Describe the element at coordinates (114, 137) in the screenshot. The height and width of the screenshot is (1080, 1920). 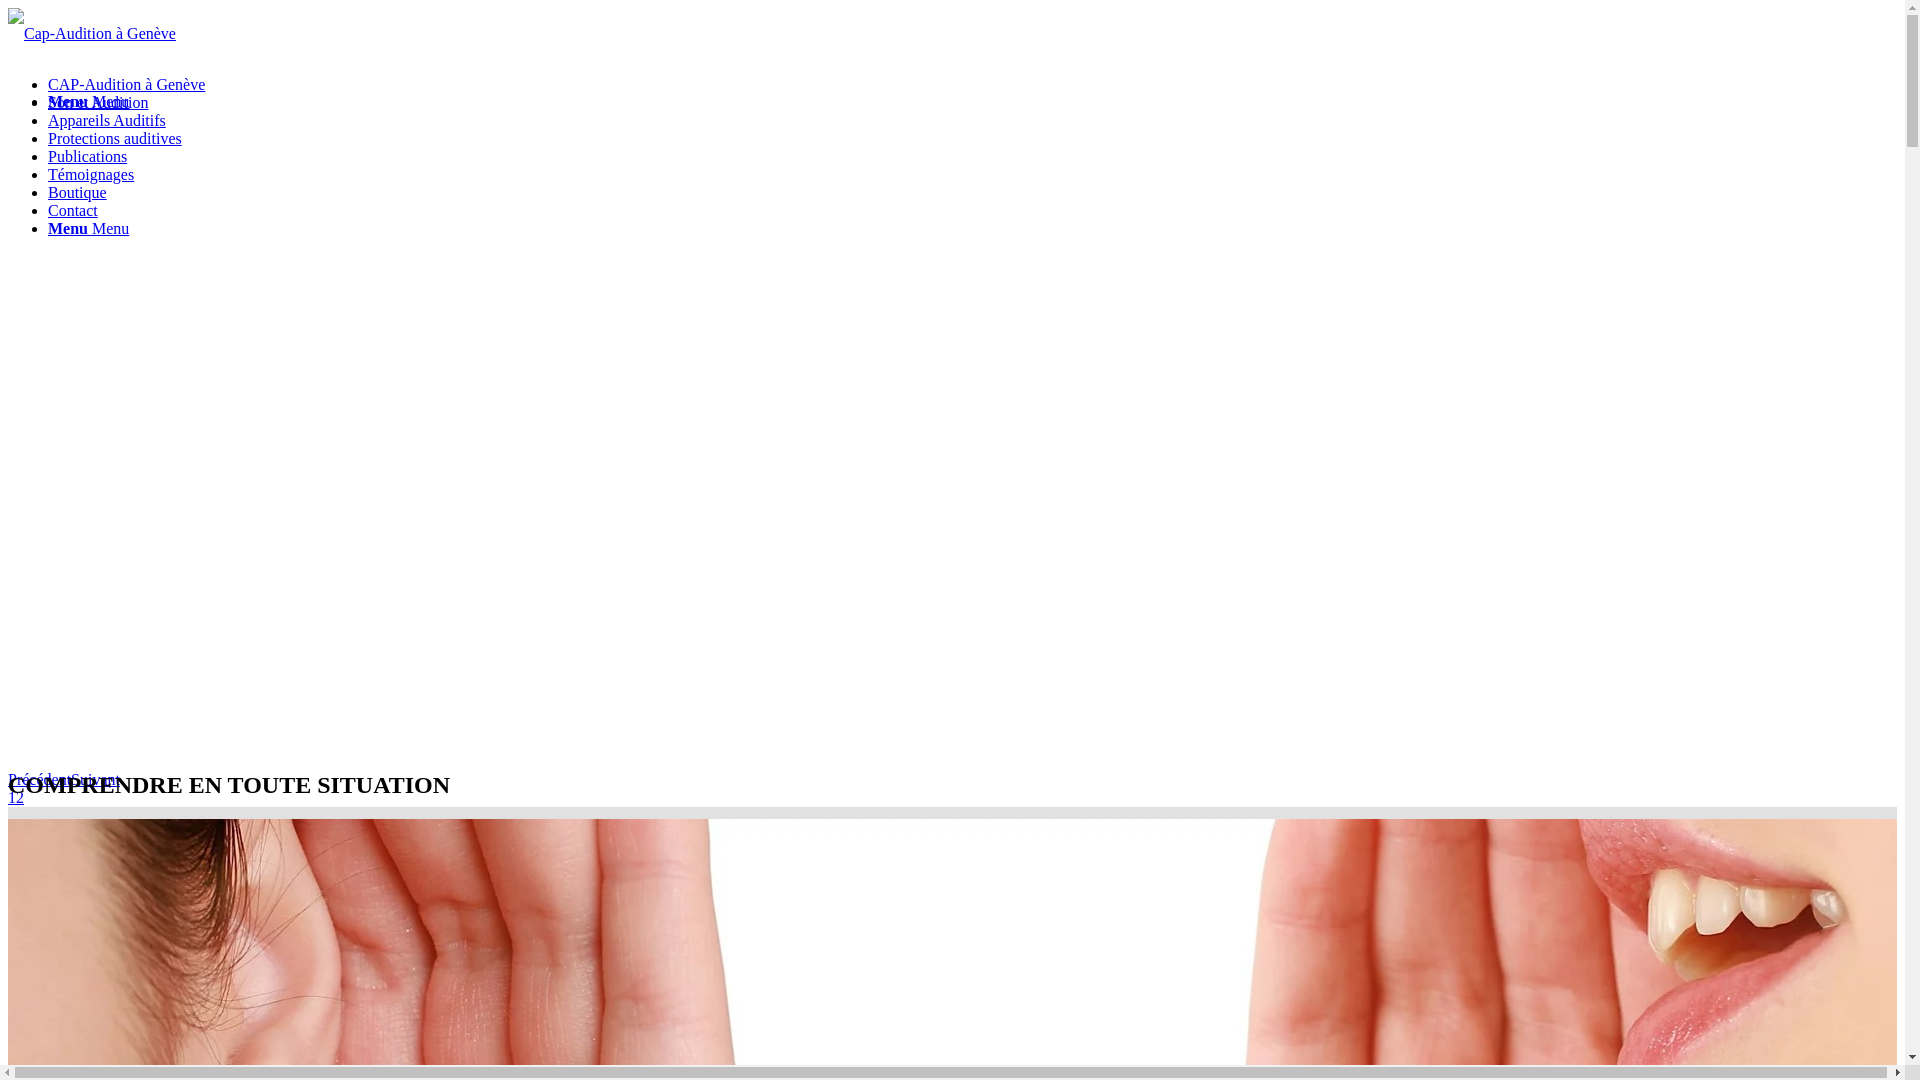
I see `'Protections auditives'` at that location.